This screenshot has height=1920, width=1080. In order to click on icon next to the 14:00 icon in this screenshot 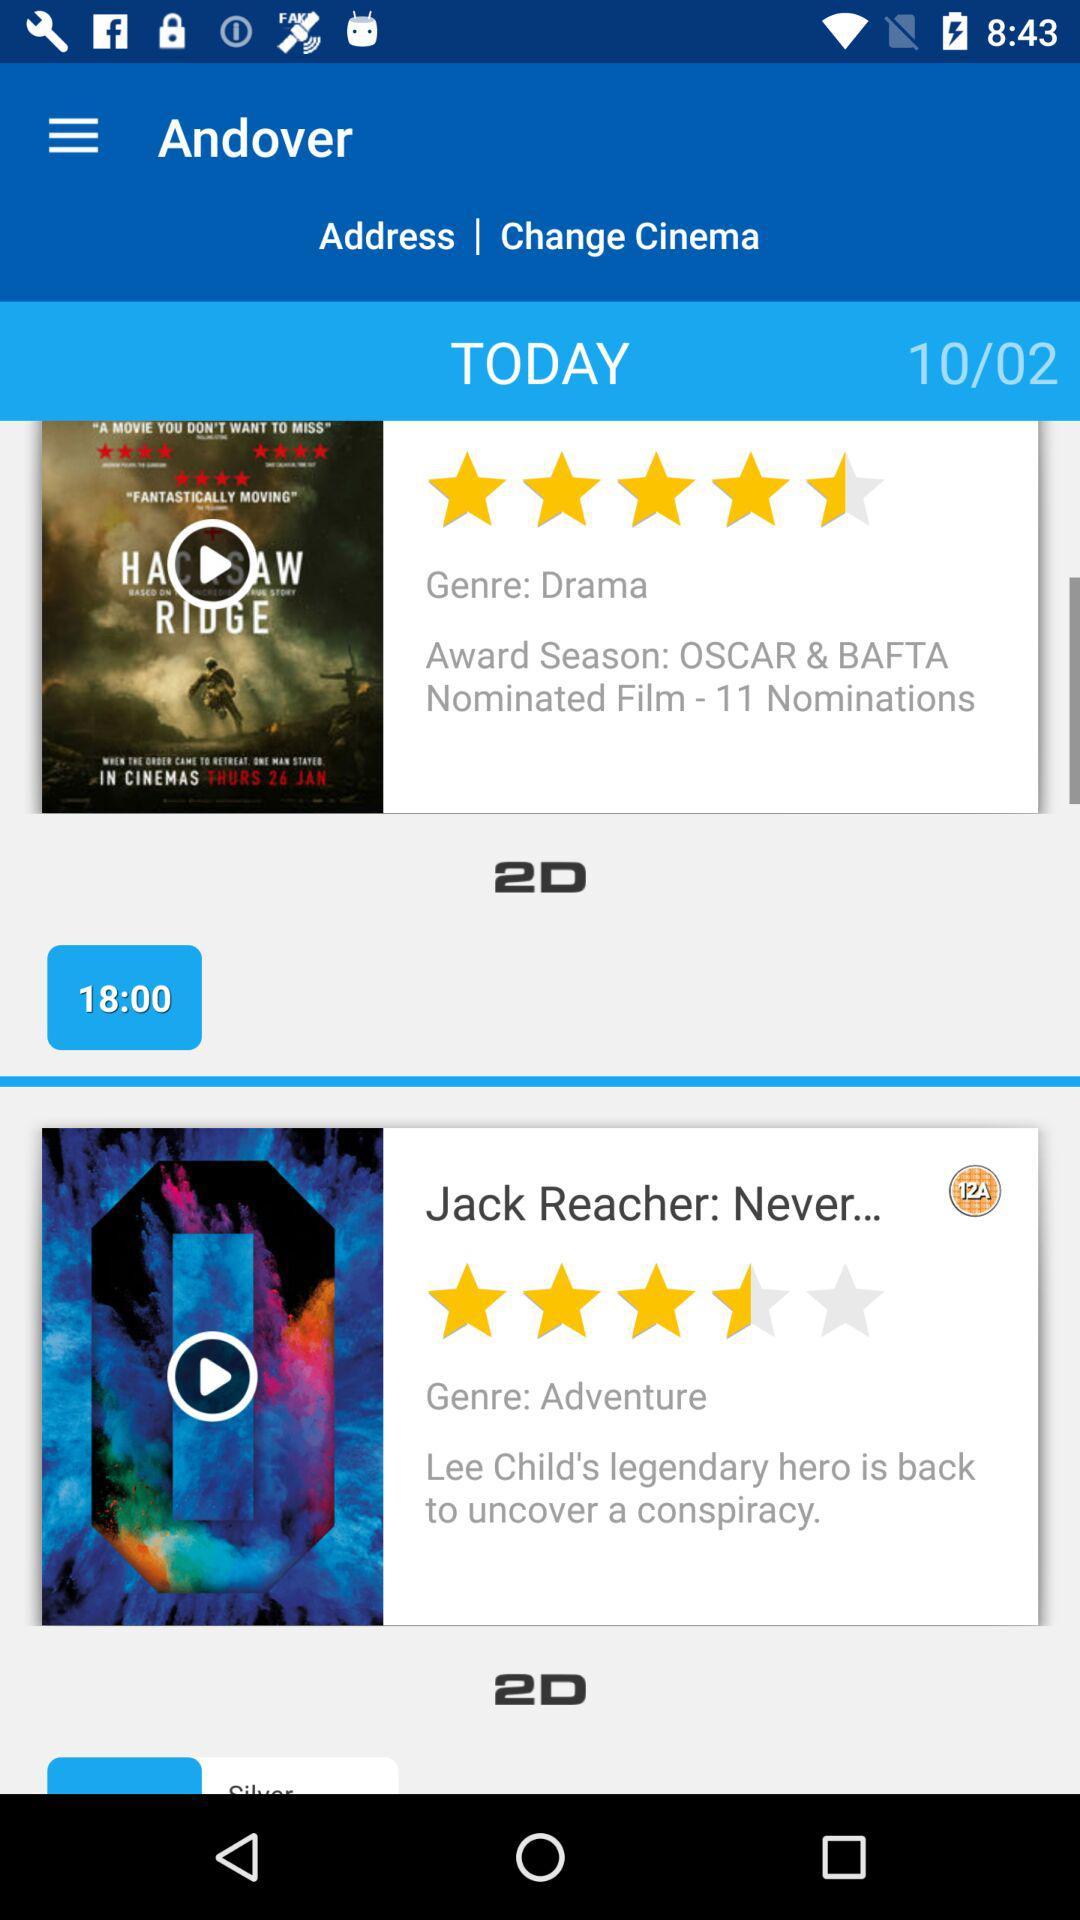, I will do `click(330, 1785)`.